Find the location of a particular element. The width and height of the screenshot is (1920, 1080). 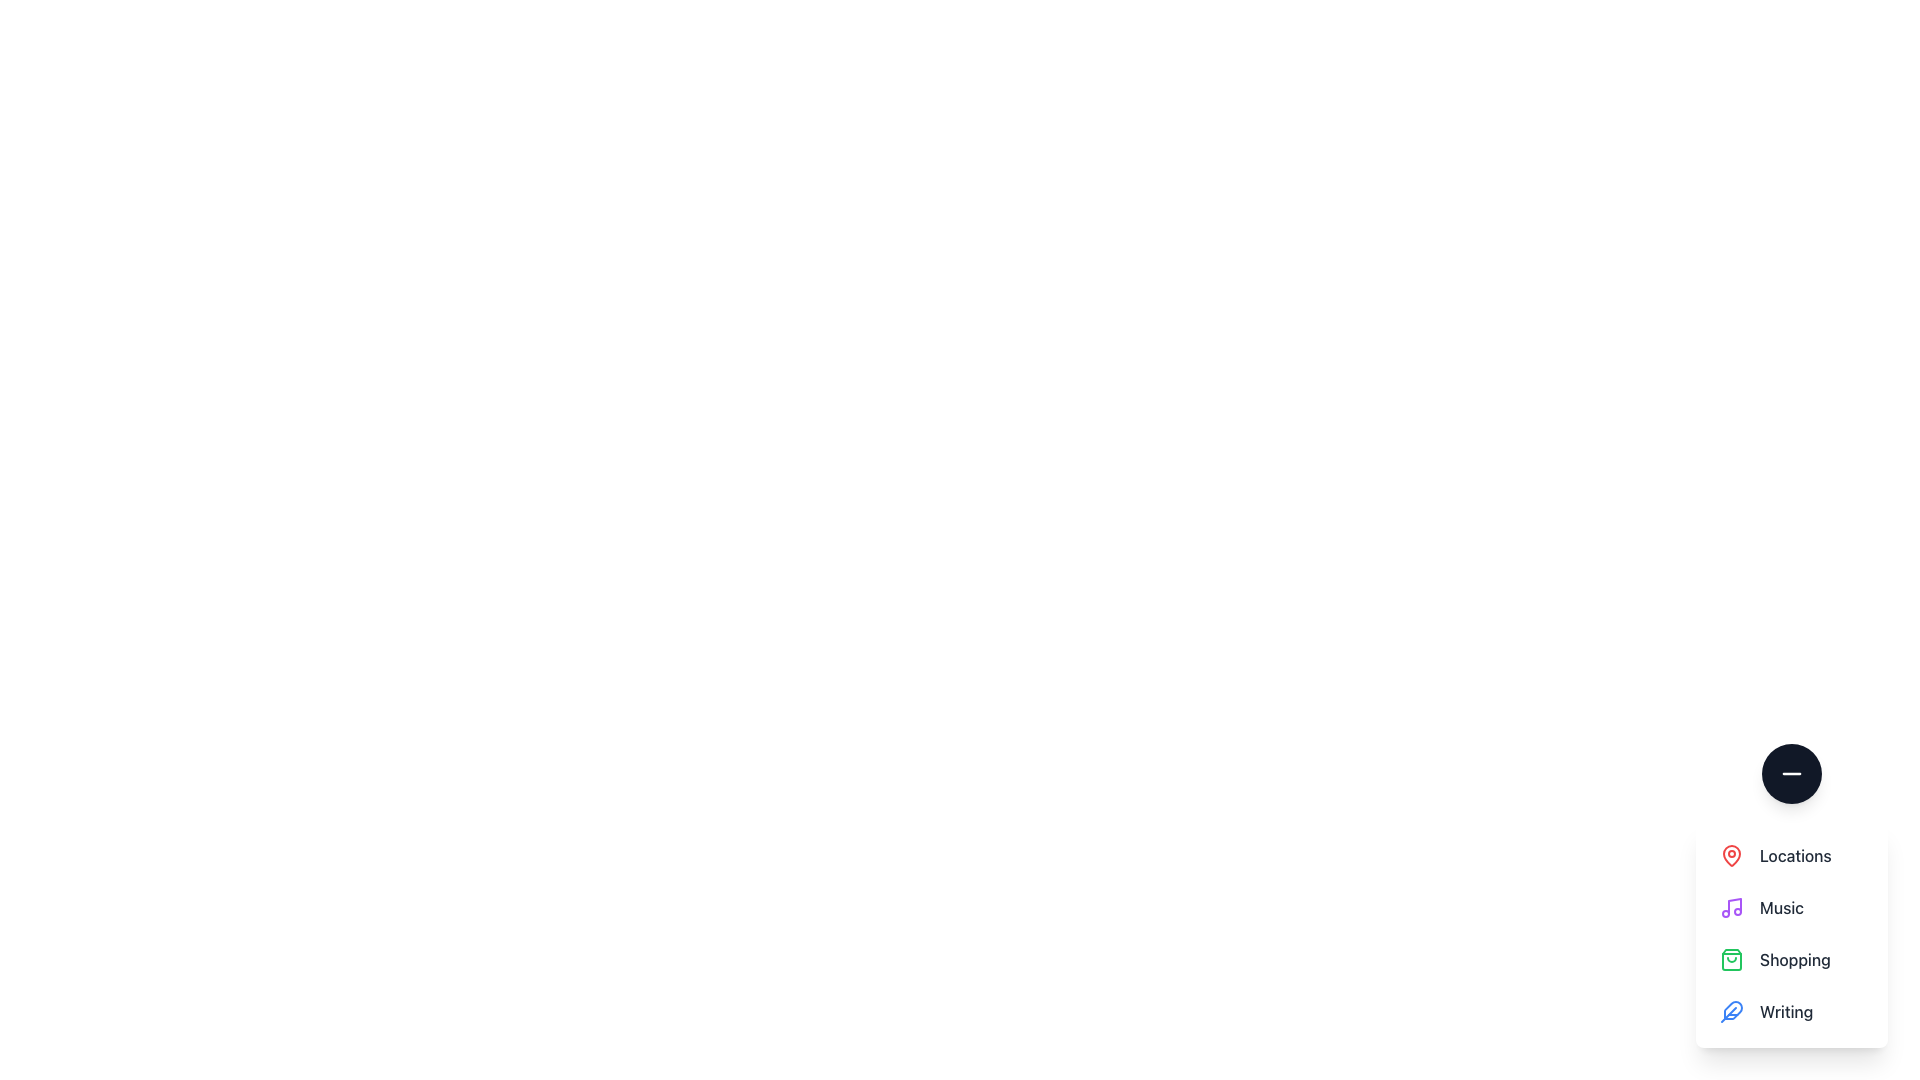

the text element which is the third item in a vertical list of options related to shopping, positioned between 'Music' and 'Writing' is located at coordinates (1795, 959).